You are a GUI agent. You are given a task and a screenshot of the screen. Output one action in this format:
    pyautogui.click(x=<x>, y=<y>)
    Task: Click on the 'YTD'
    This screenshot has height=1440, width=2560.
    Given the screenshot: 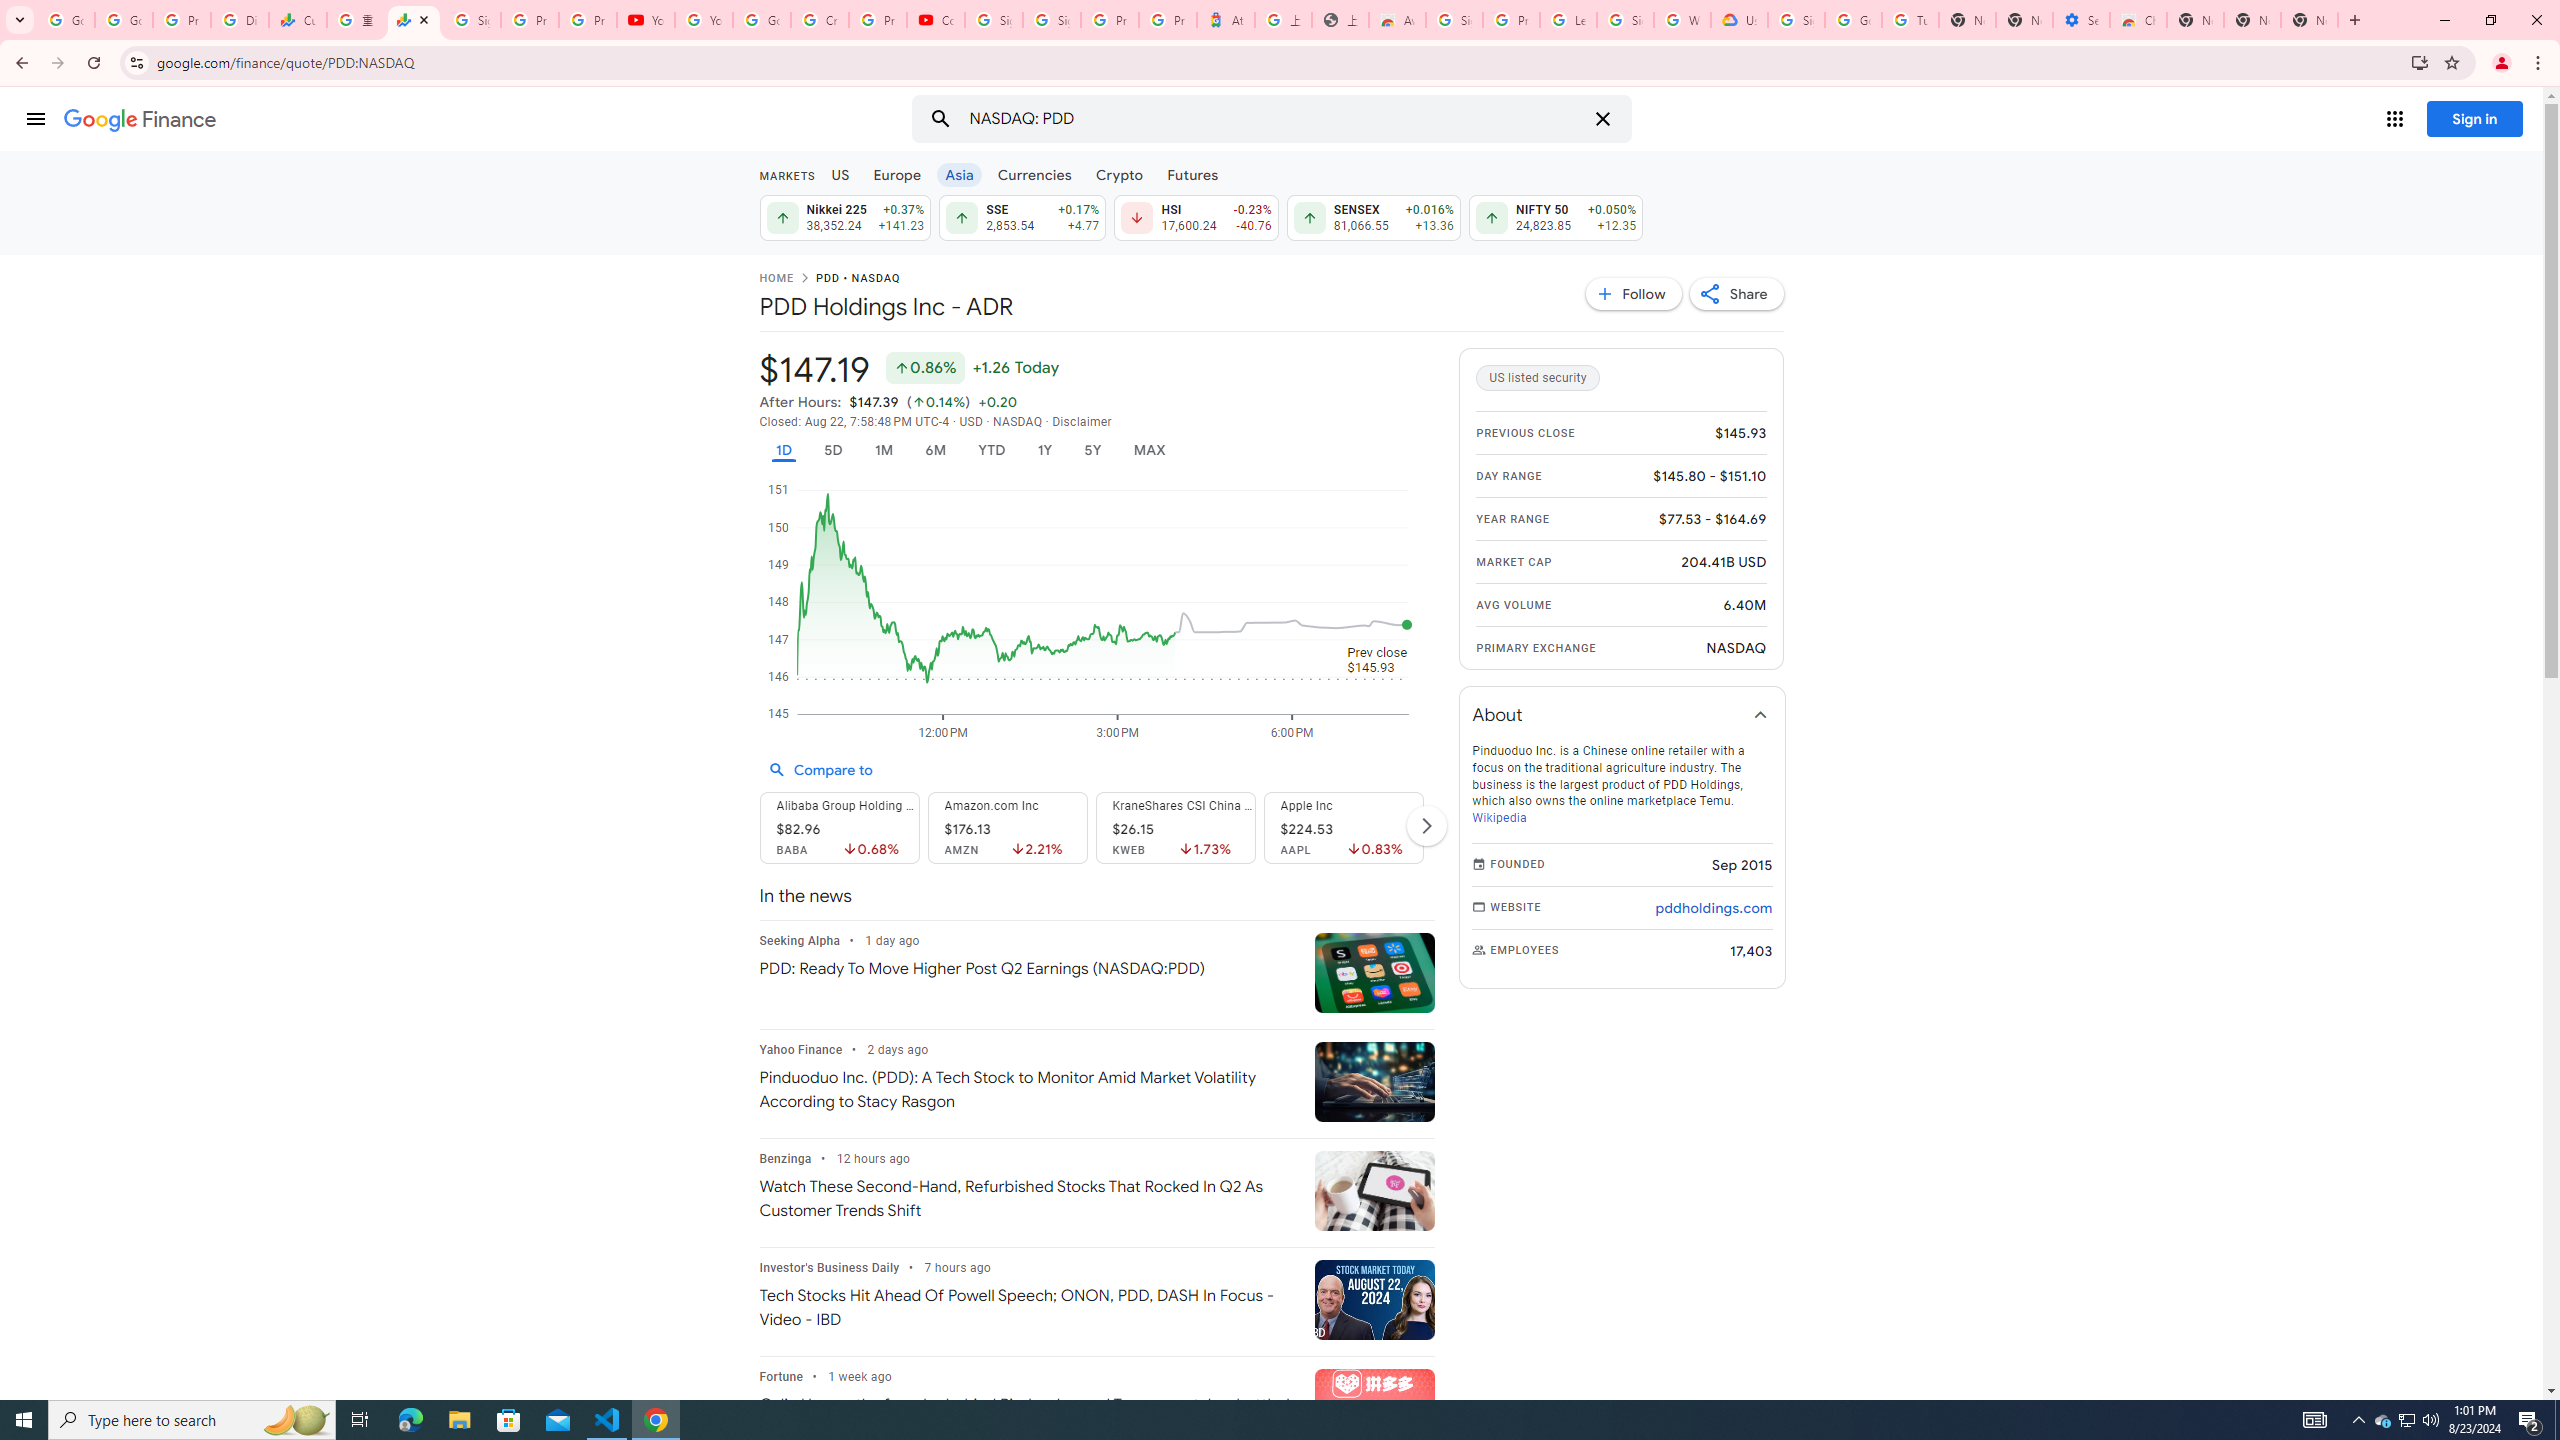 What is the action you would take?
    pyautogui.click(x=990, y=449)
    